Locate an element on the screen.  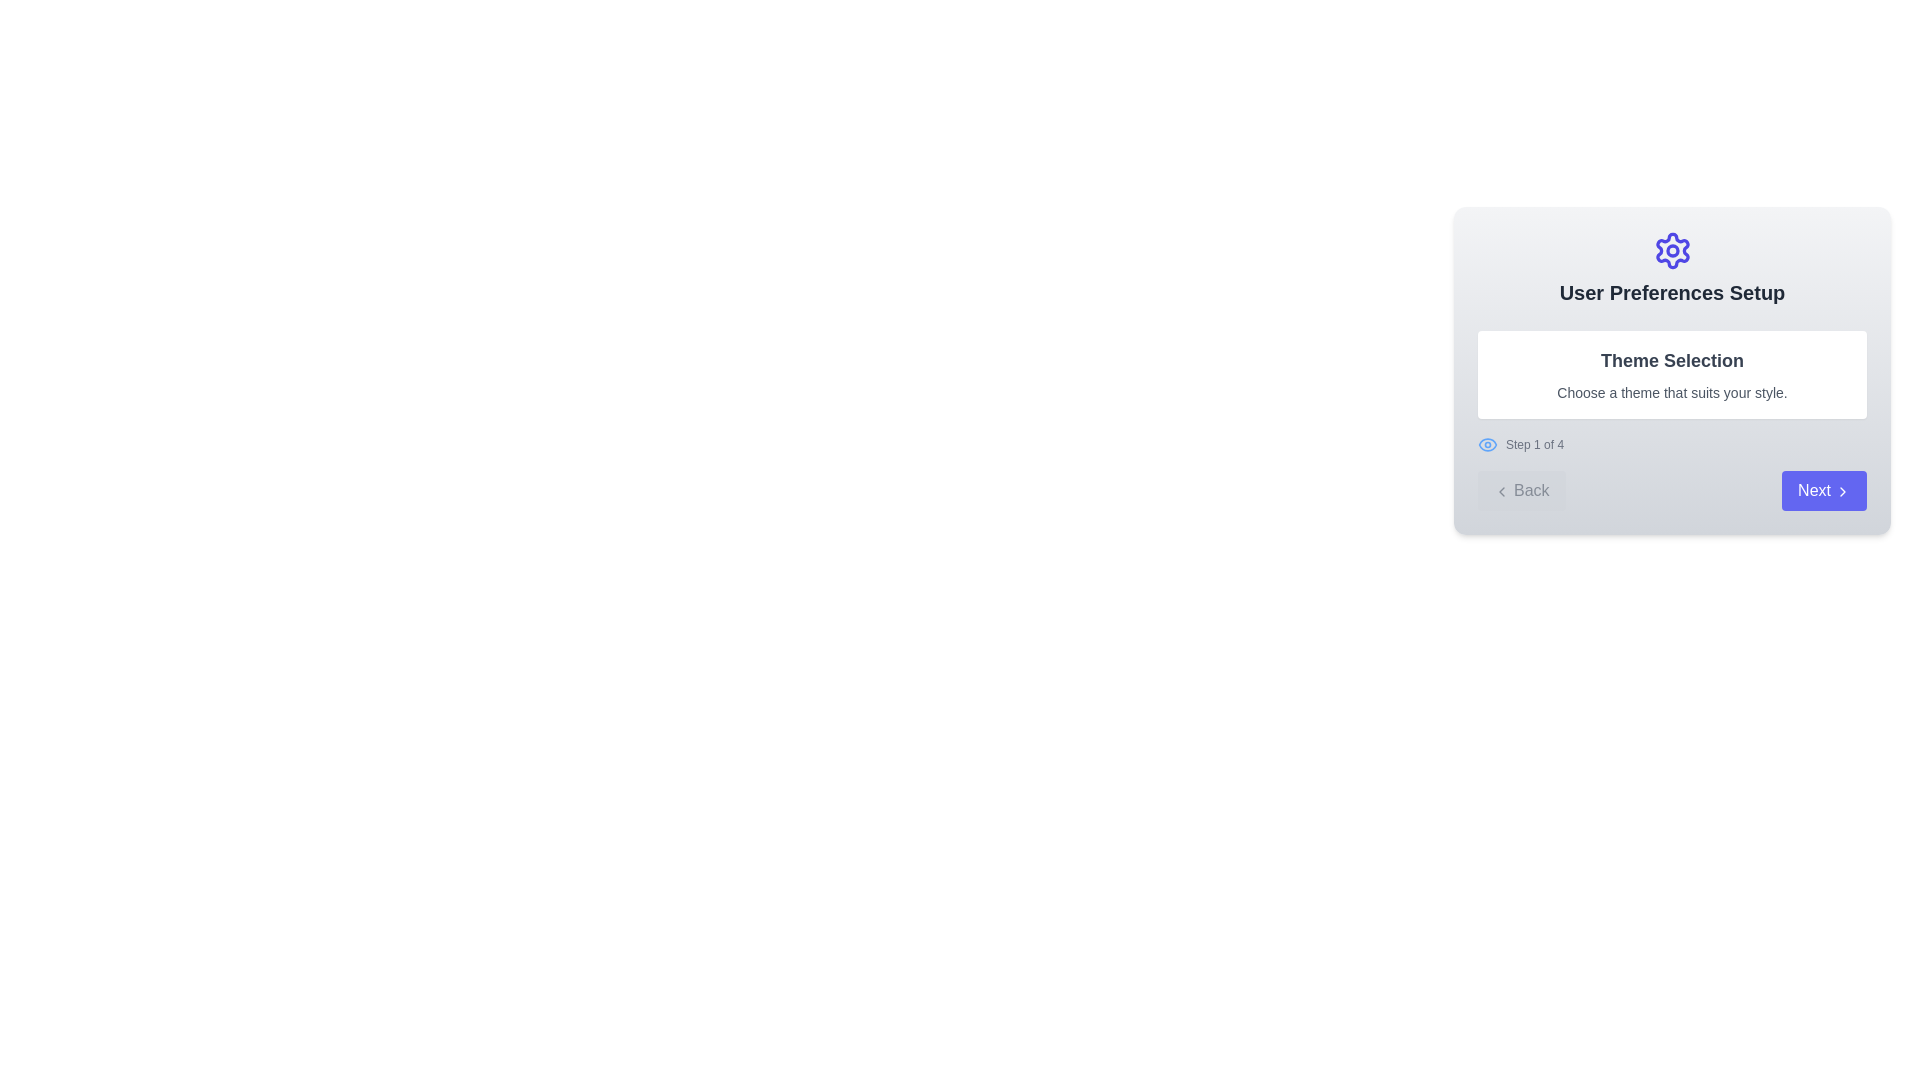
the left-pointing chevron icon within the 'Back' button located at the bottom-left corner of the card interface is located at coordinates (1502, 490).